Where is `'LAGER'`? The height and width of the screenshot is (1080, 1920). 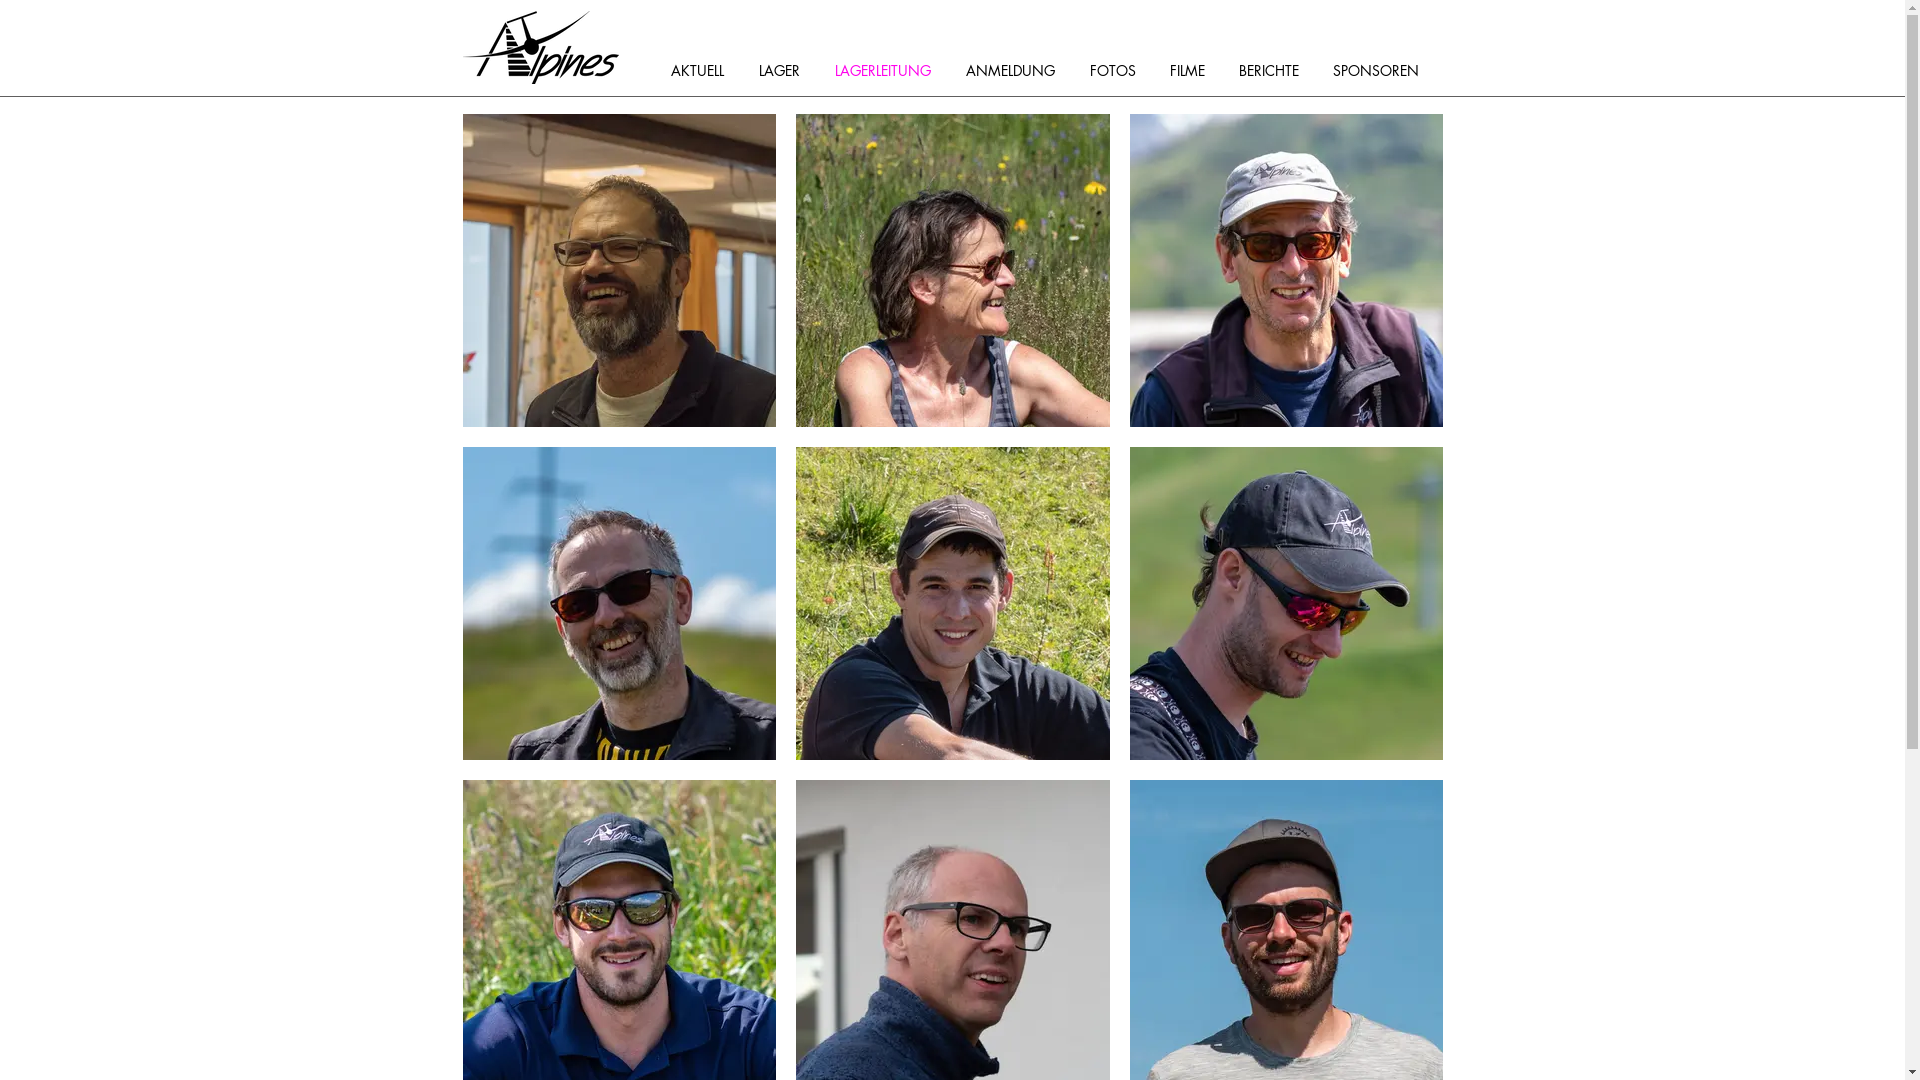 'LAGER' is located at coordinates (747, 69).